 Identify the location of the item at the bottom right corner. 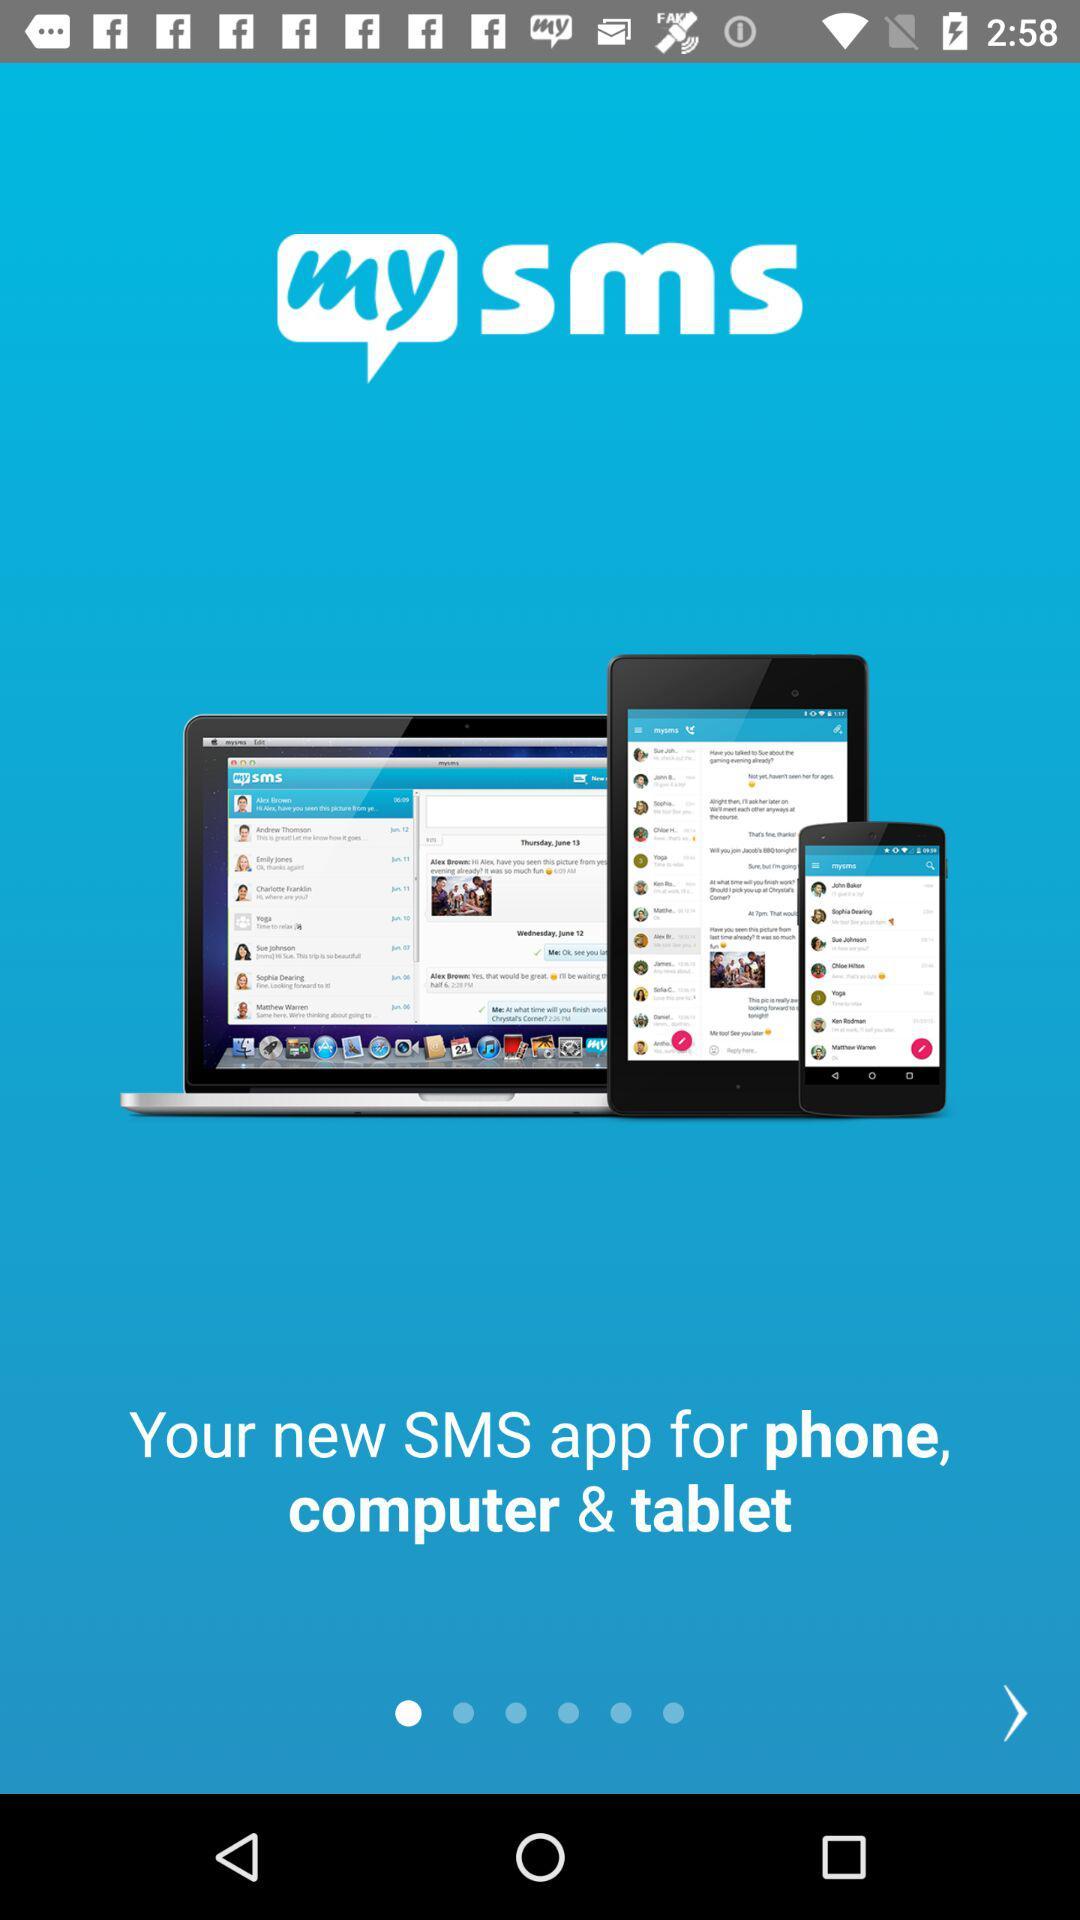
(1015, 1712).